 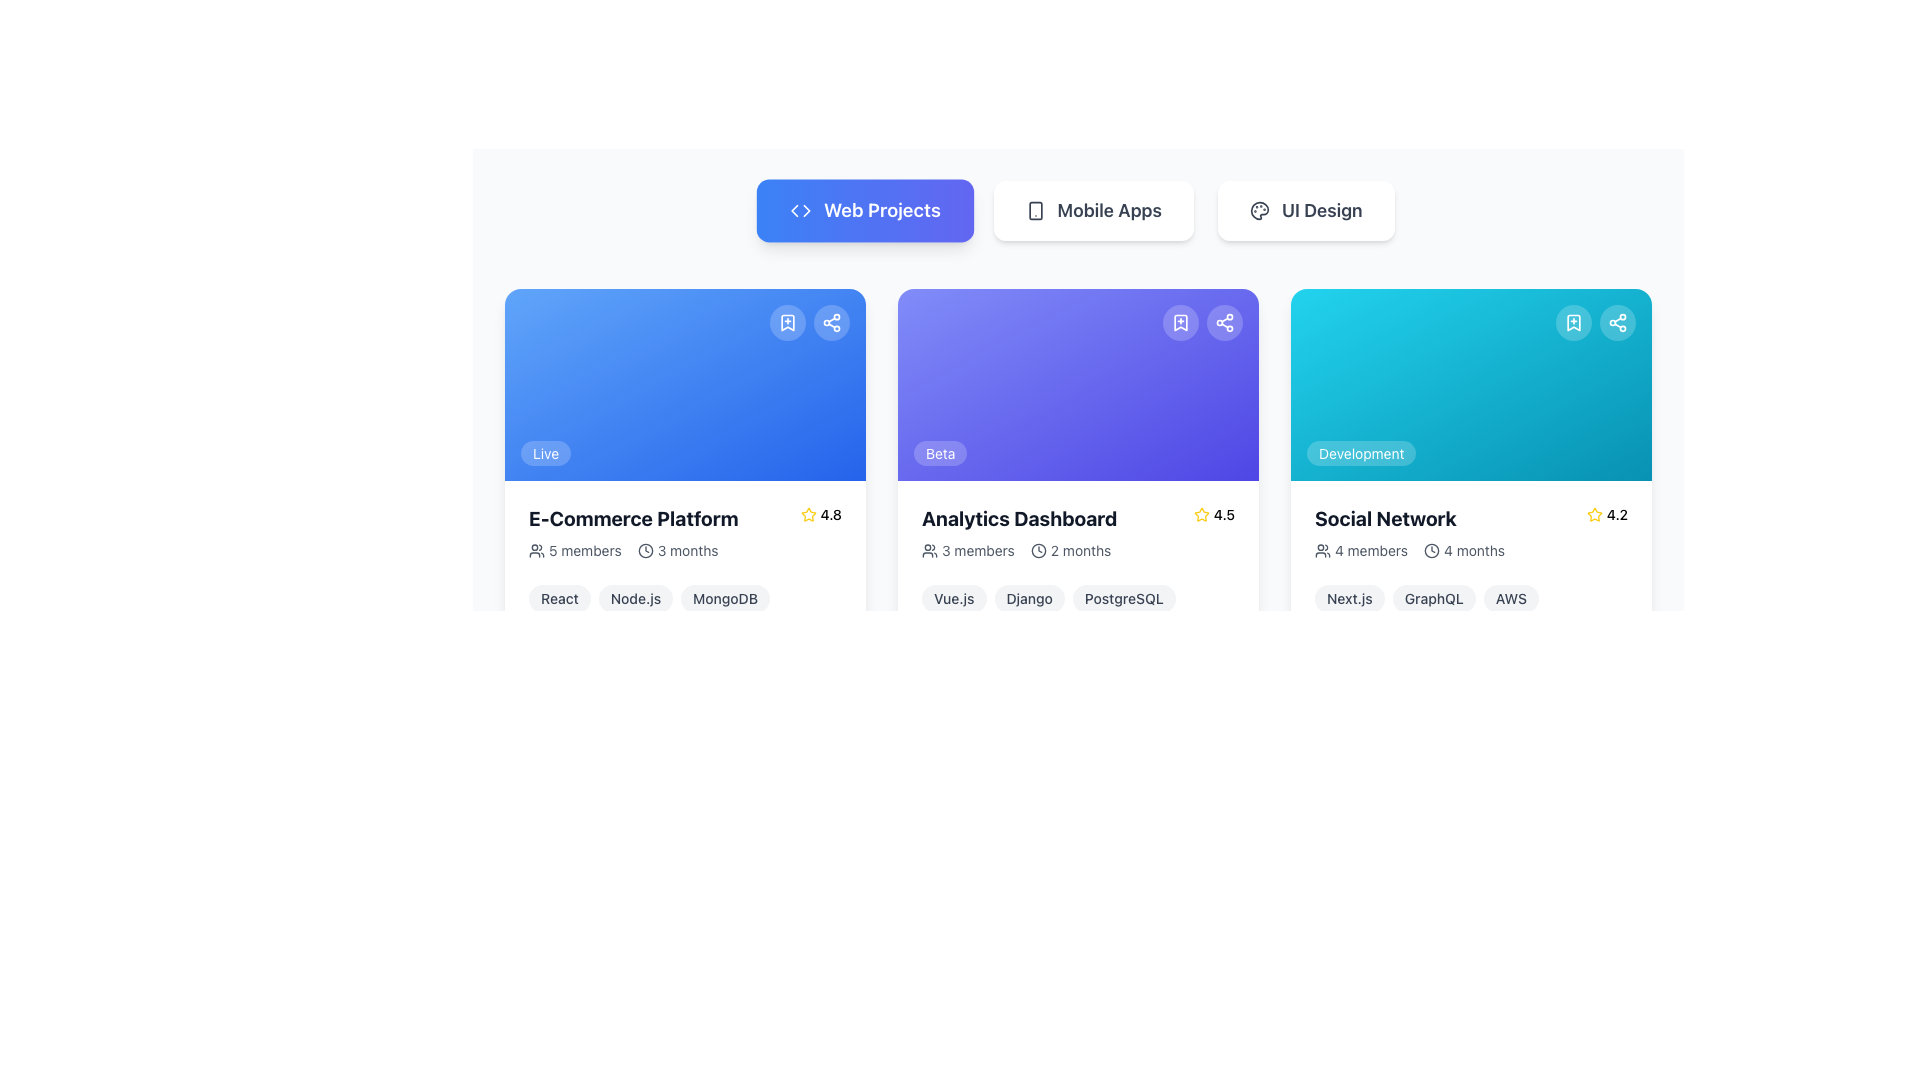 I want to click on the circular button with a bookmark icon located at the top-right corner of the 'E-Commerce Platform' content card, so click(x=786, y=322).